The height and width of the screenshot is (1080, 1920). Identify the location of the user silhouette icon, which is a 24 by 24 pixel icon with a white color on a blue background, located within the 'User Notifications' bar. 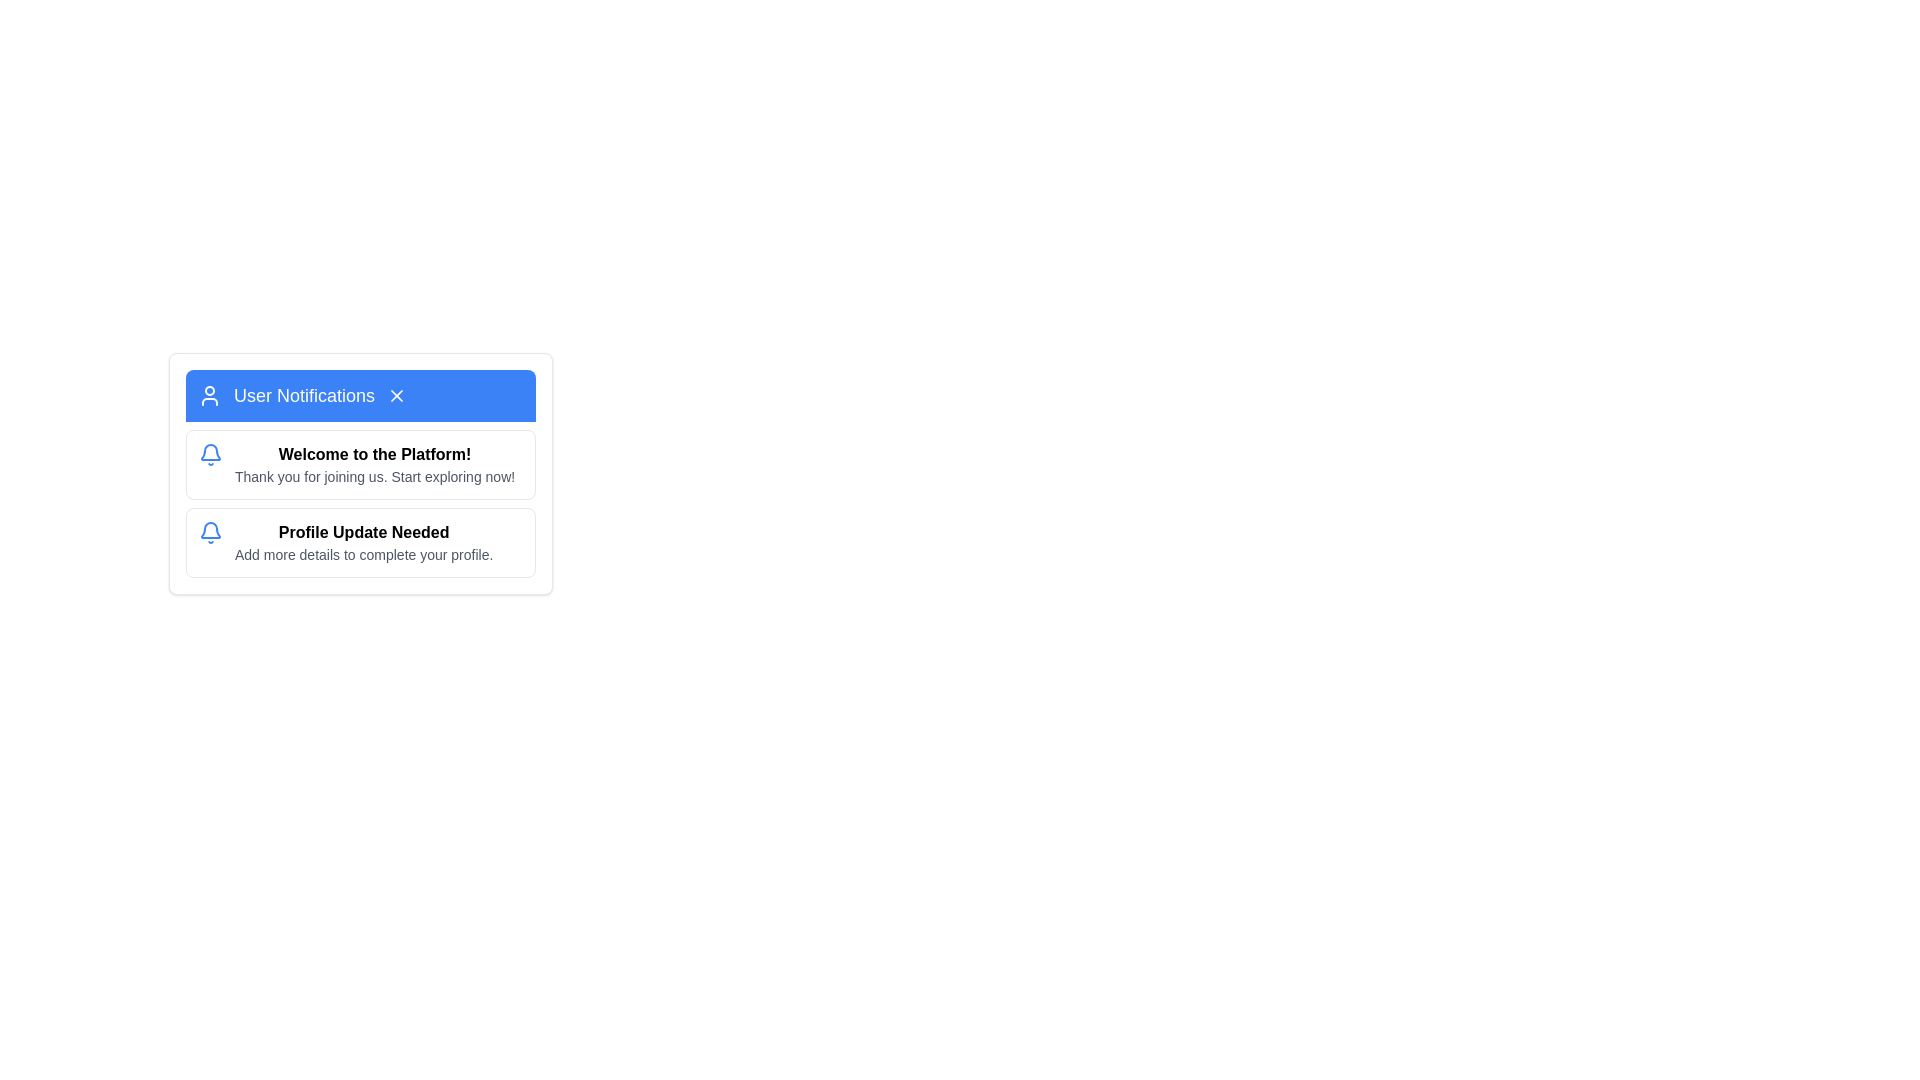
(210, 396).